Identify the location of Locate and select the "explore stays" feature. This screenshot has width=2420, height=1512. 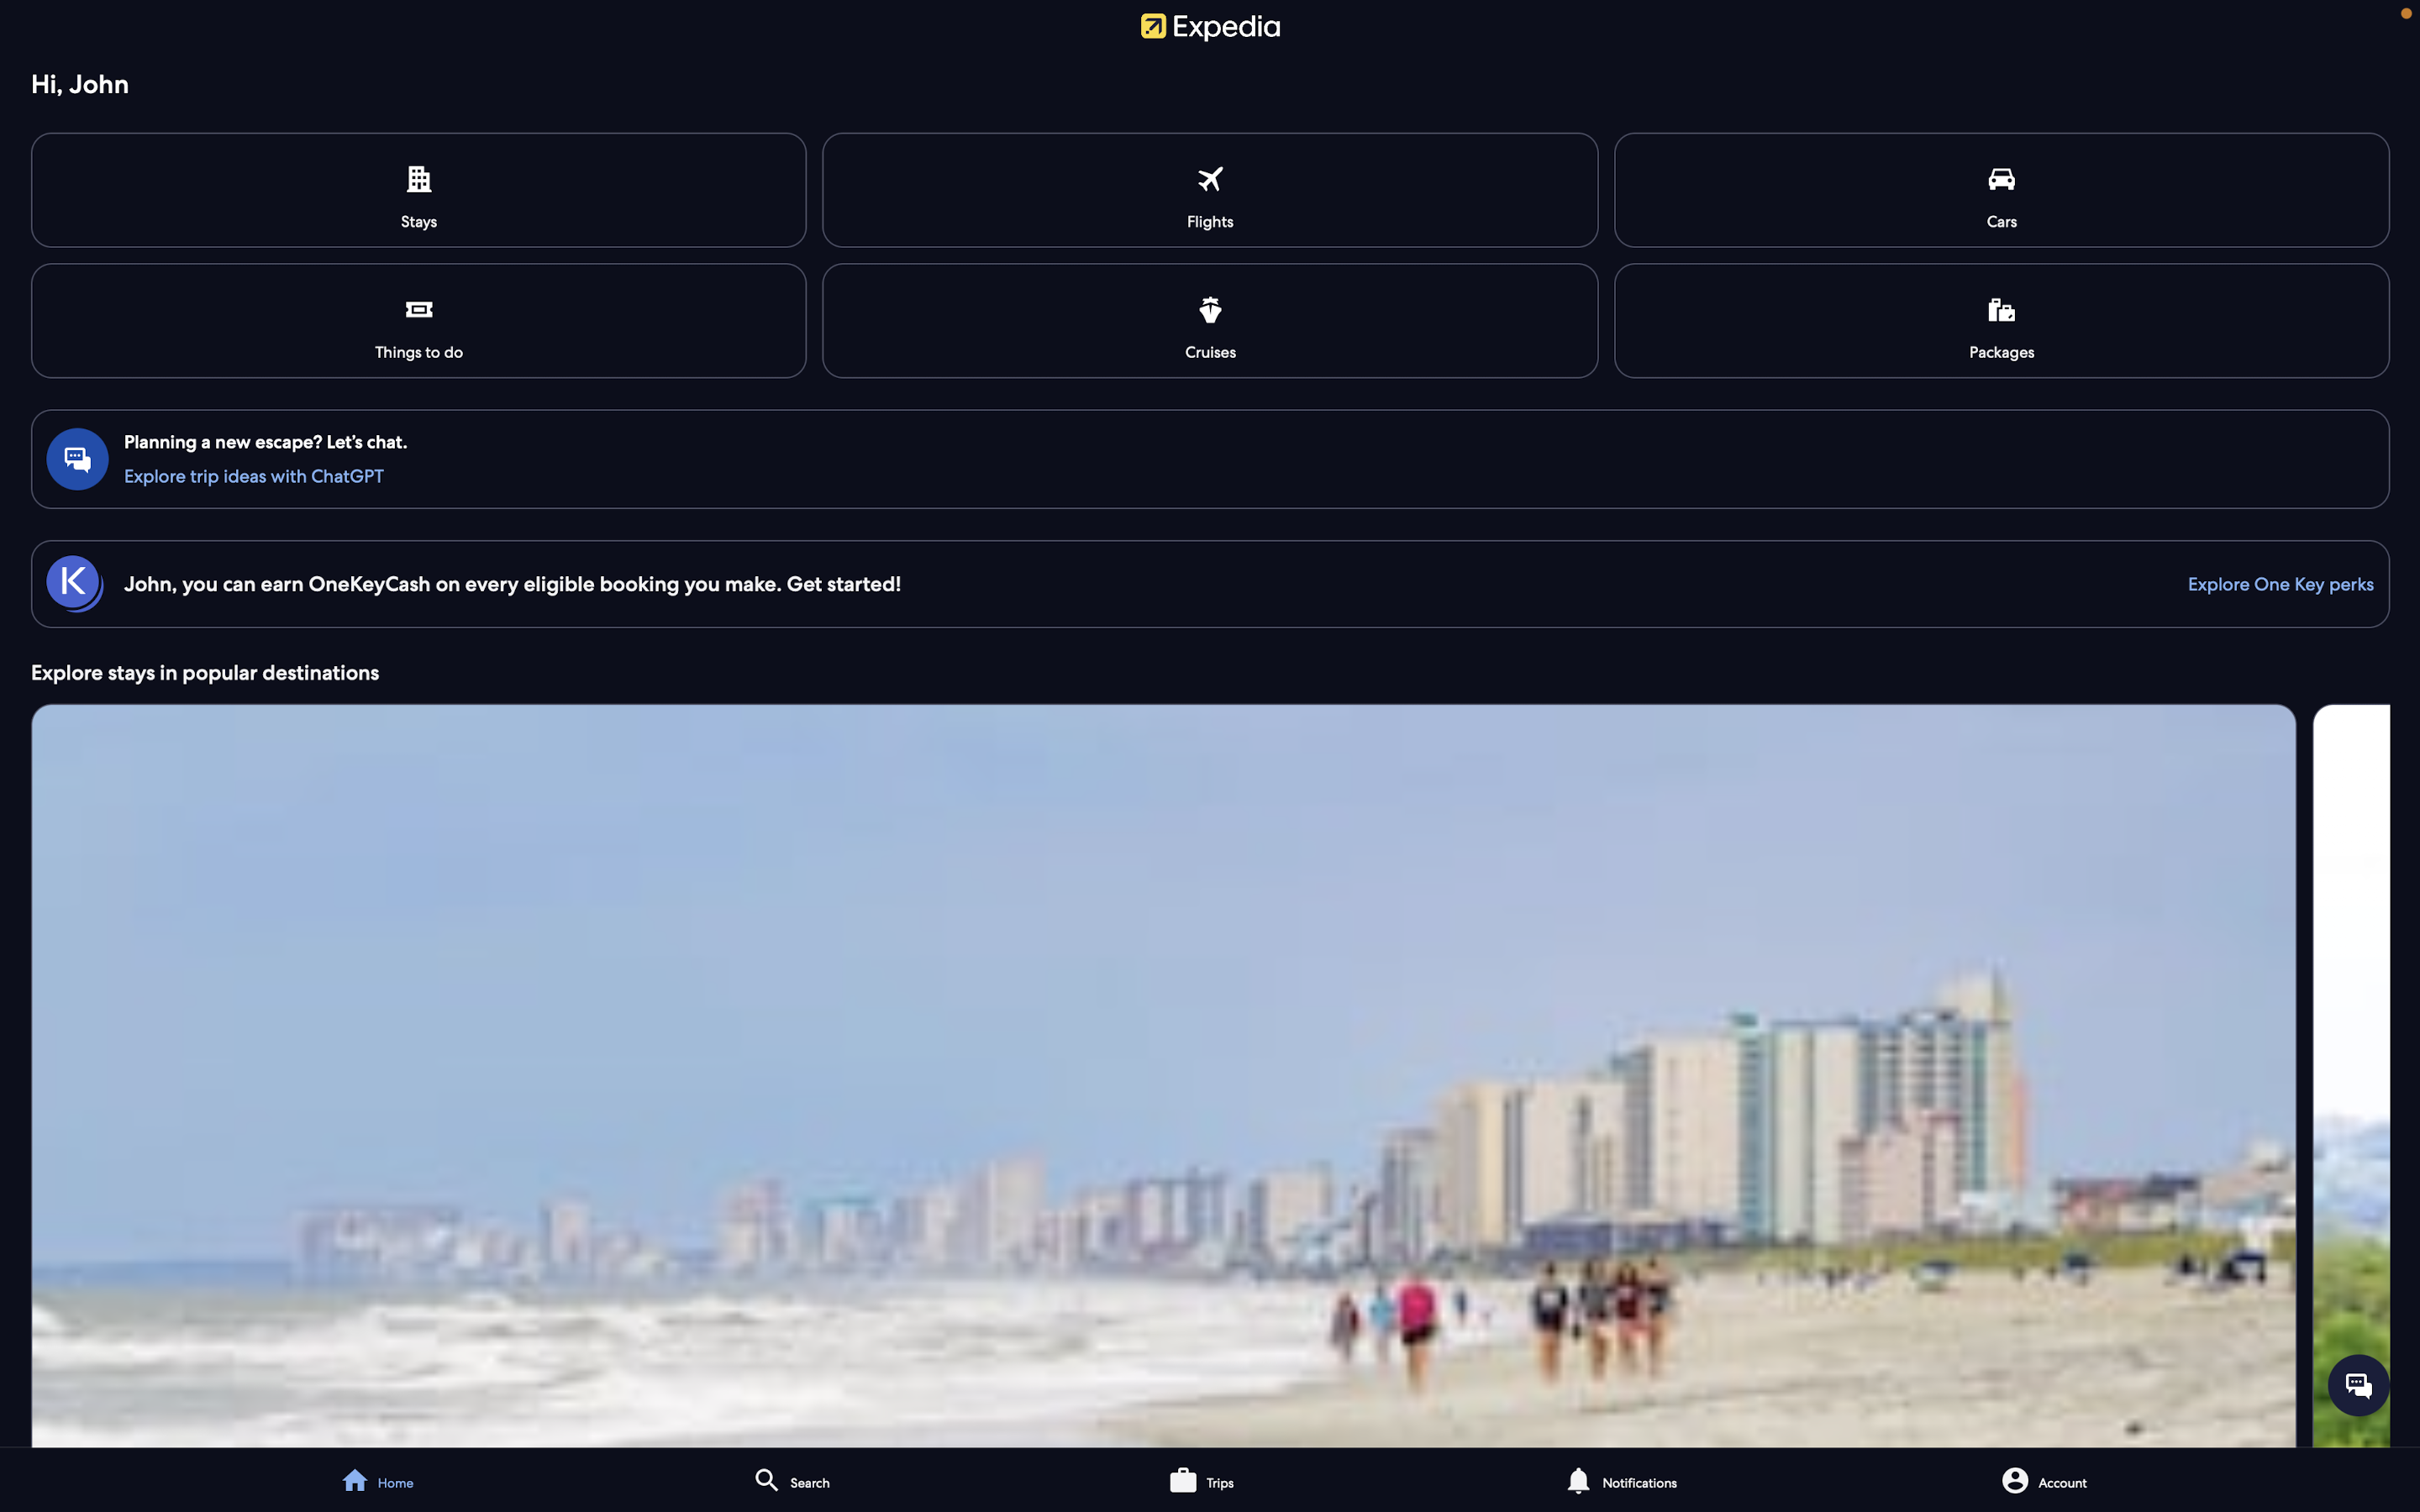
(1210, 1072).